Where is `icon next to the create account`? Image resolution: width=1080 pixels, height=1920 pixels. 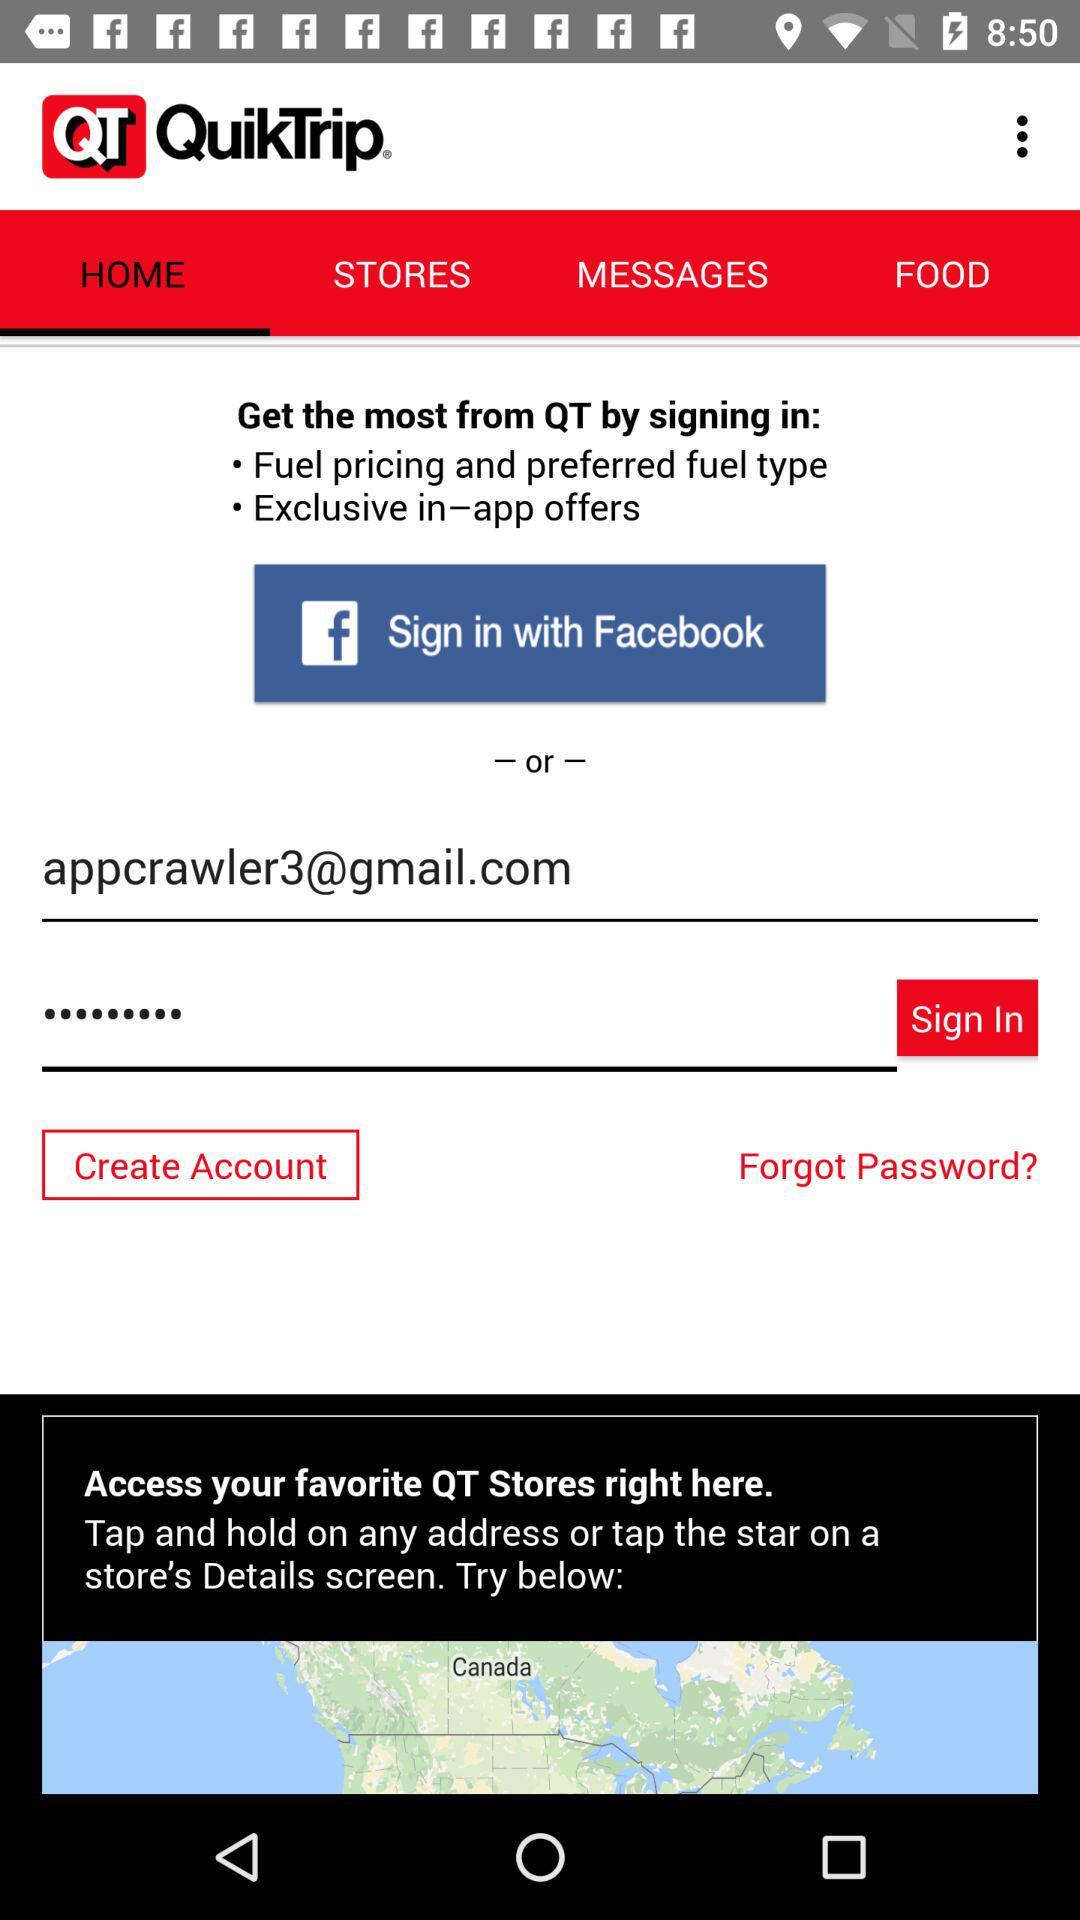 icon next to the create account is located at coordinates (892, 1164).